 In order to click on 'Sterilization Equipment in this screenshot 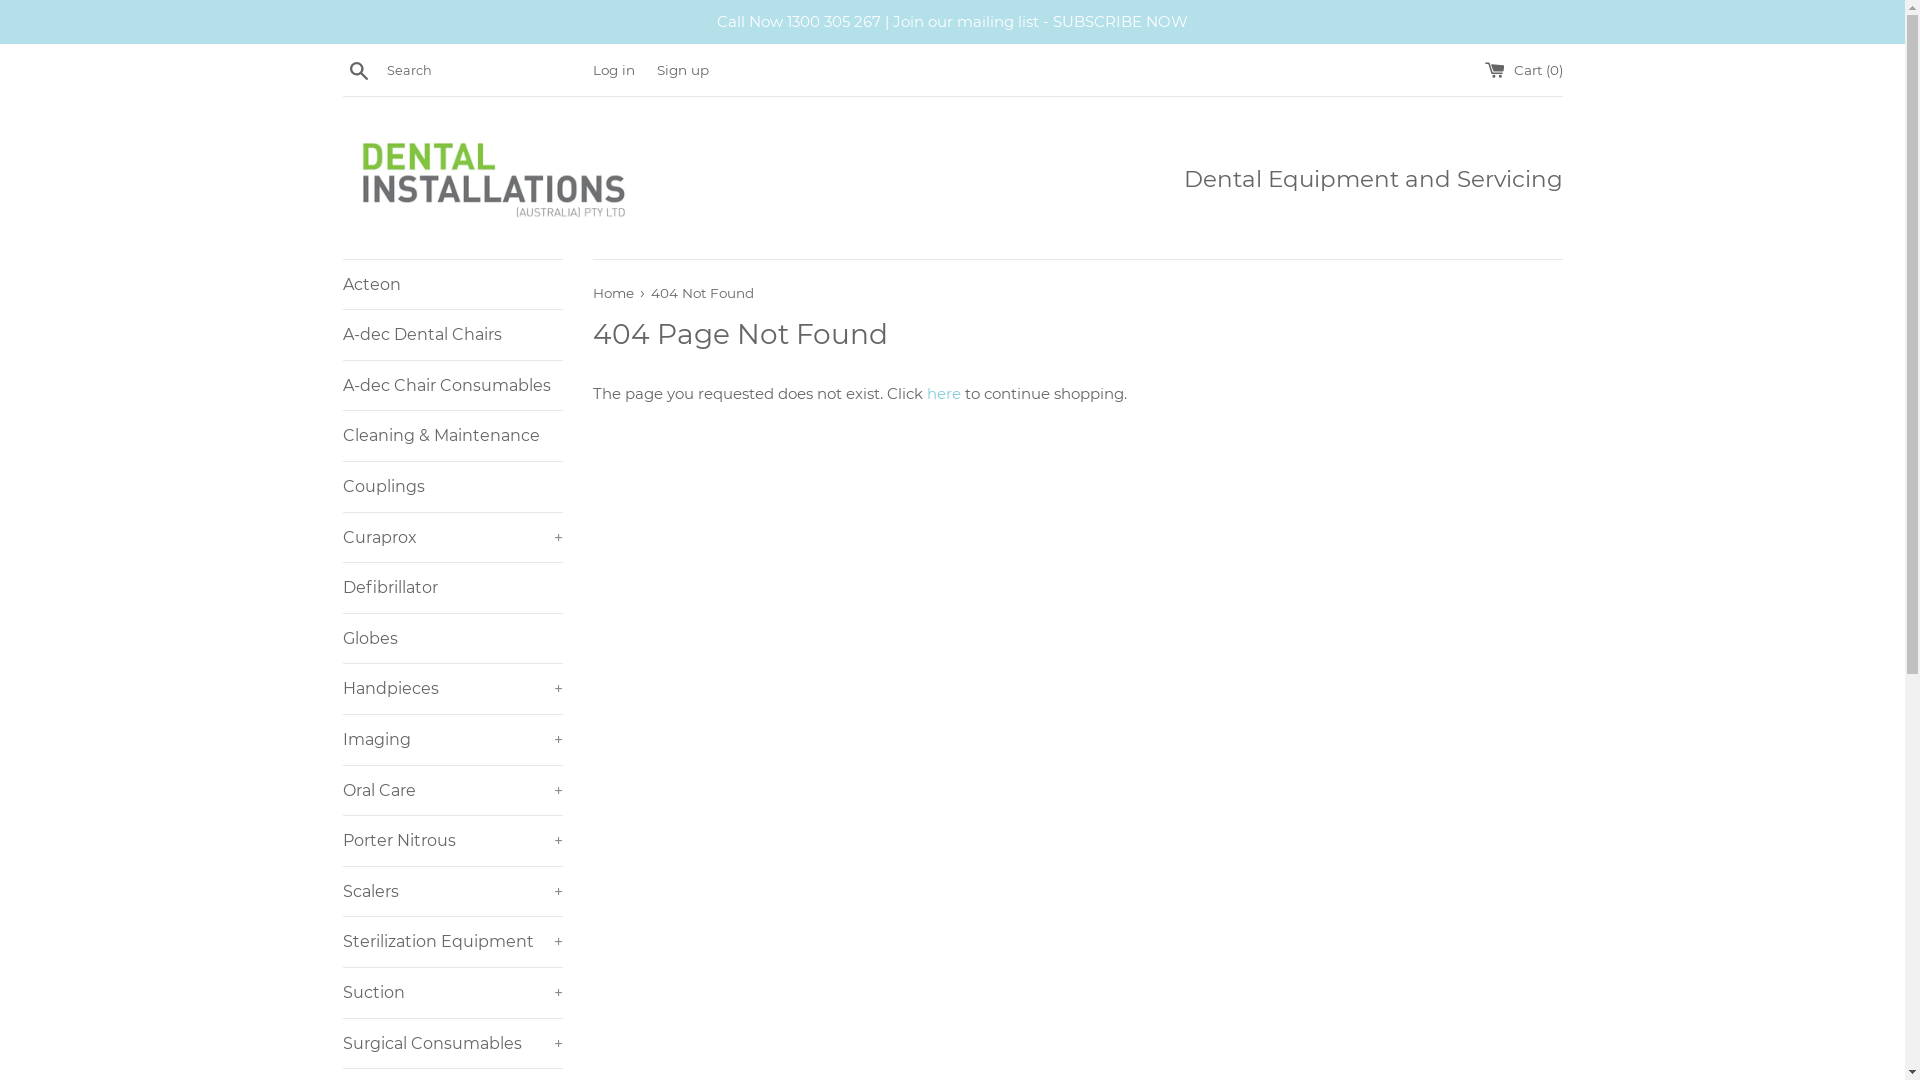, I will do `click(450, 941)`.